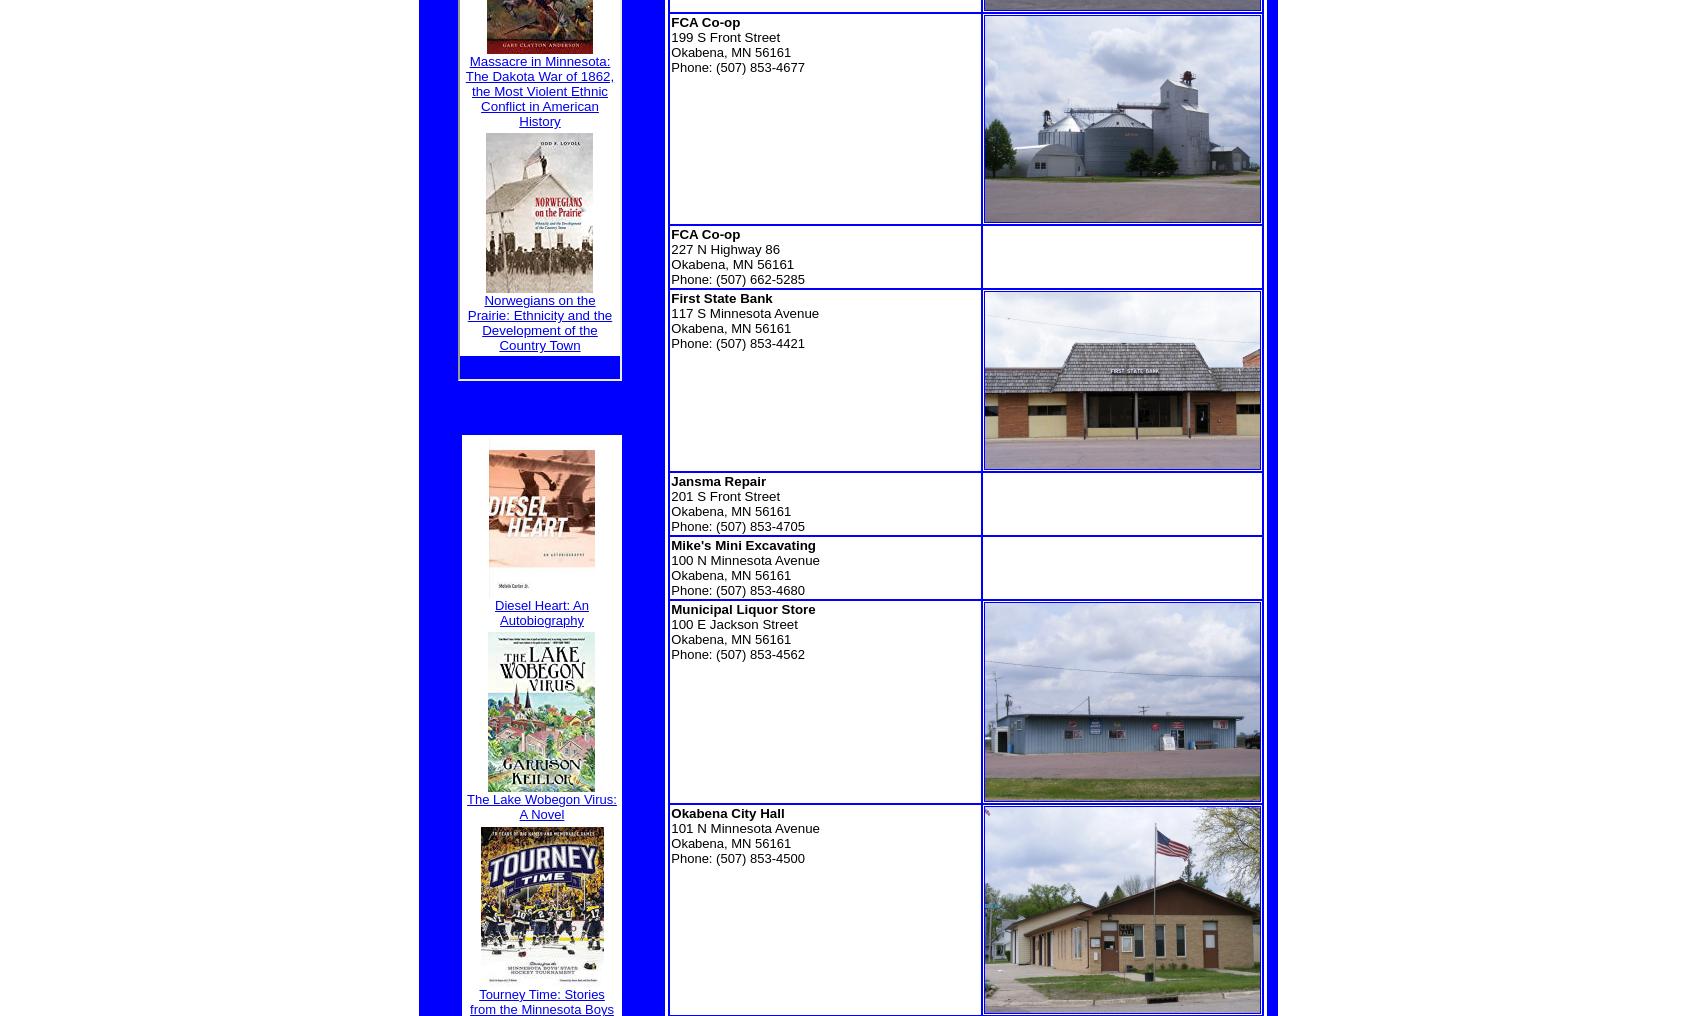 The width and height of the screenshot is (1697, 1016). Describe the element at coordinates (736, 278) in the screenshot. I see `'Phone: (507) 662-5285'` at that location.